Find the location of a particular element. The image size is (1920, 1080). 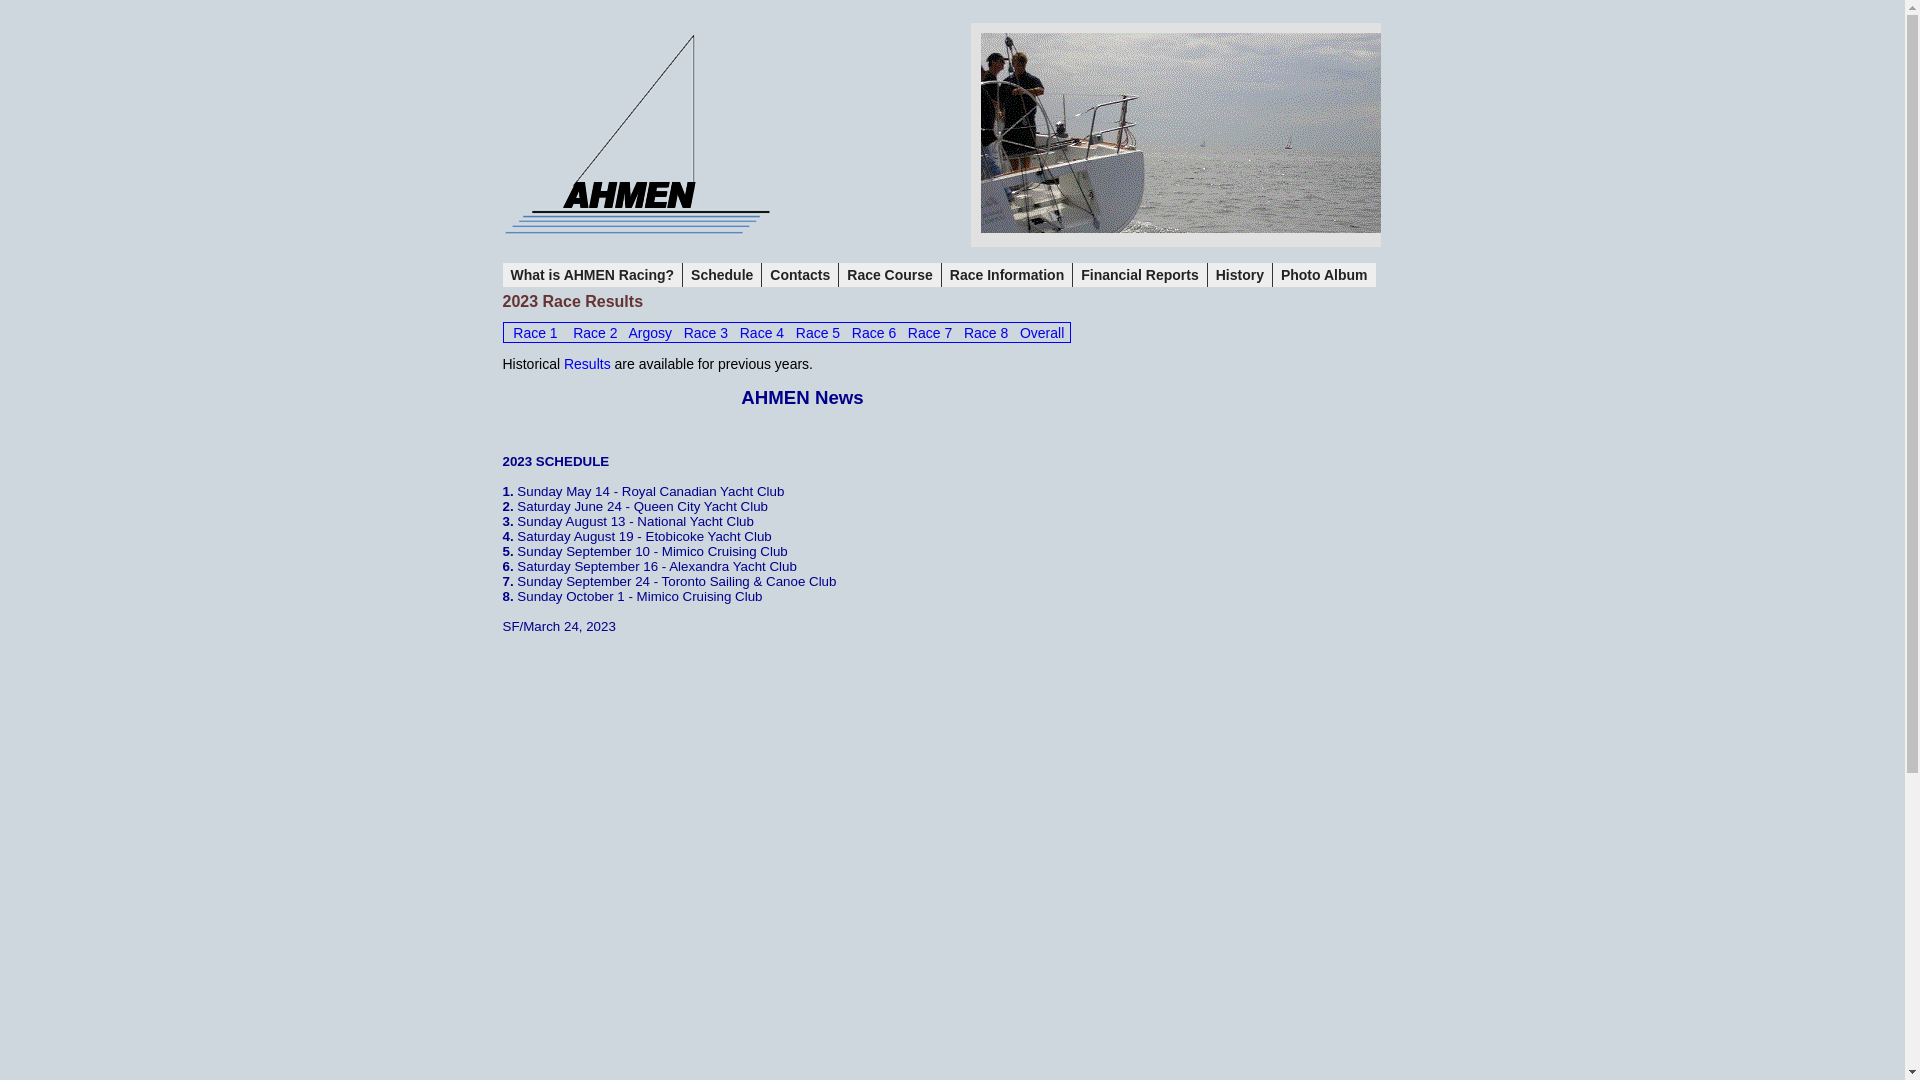

'Results' is located at coordinates (586, 363).